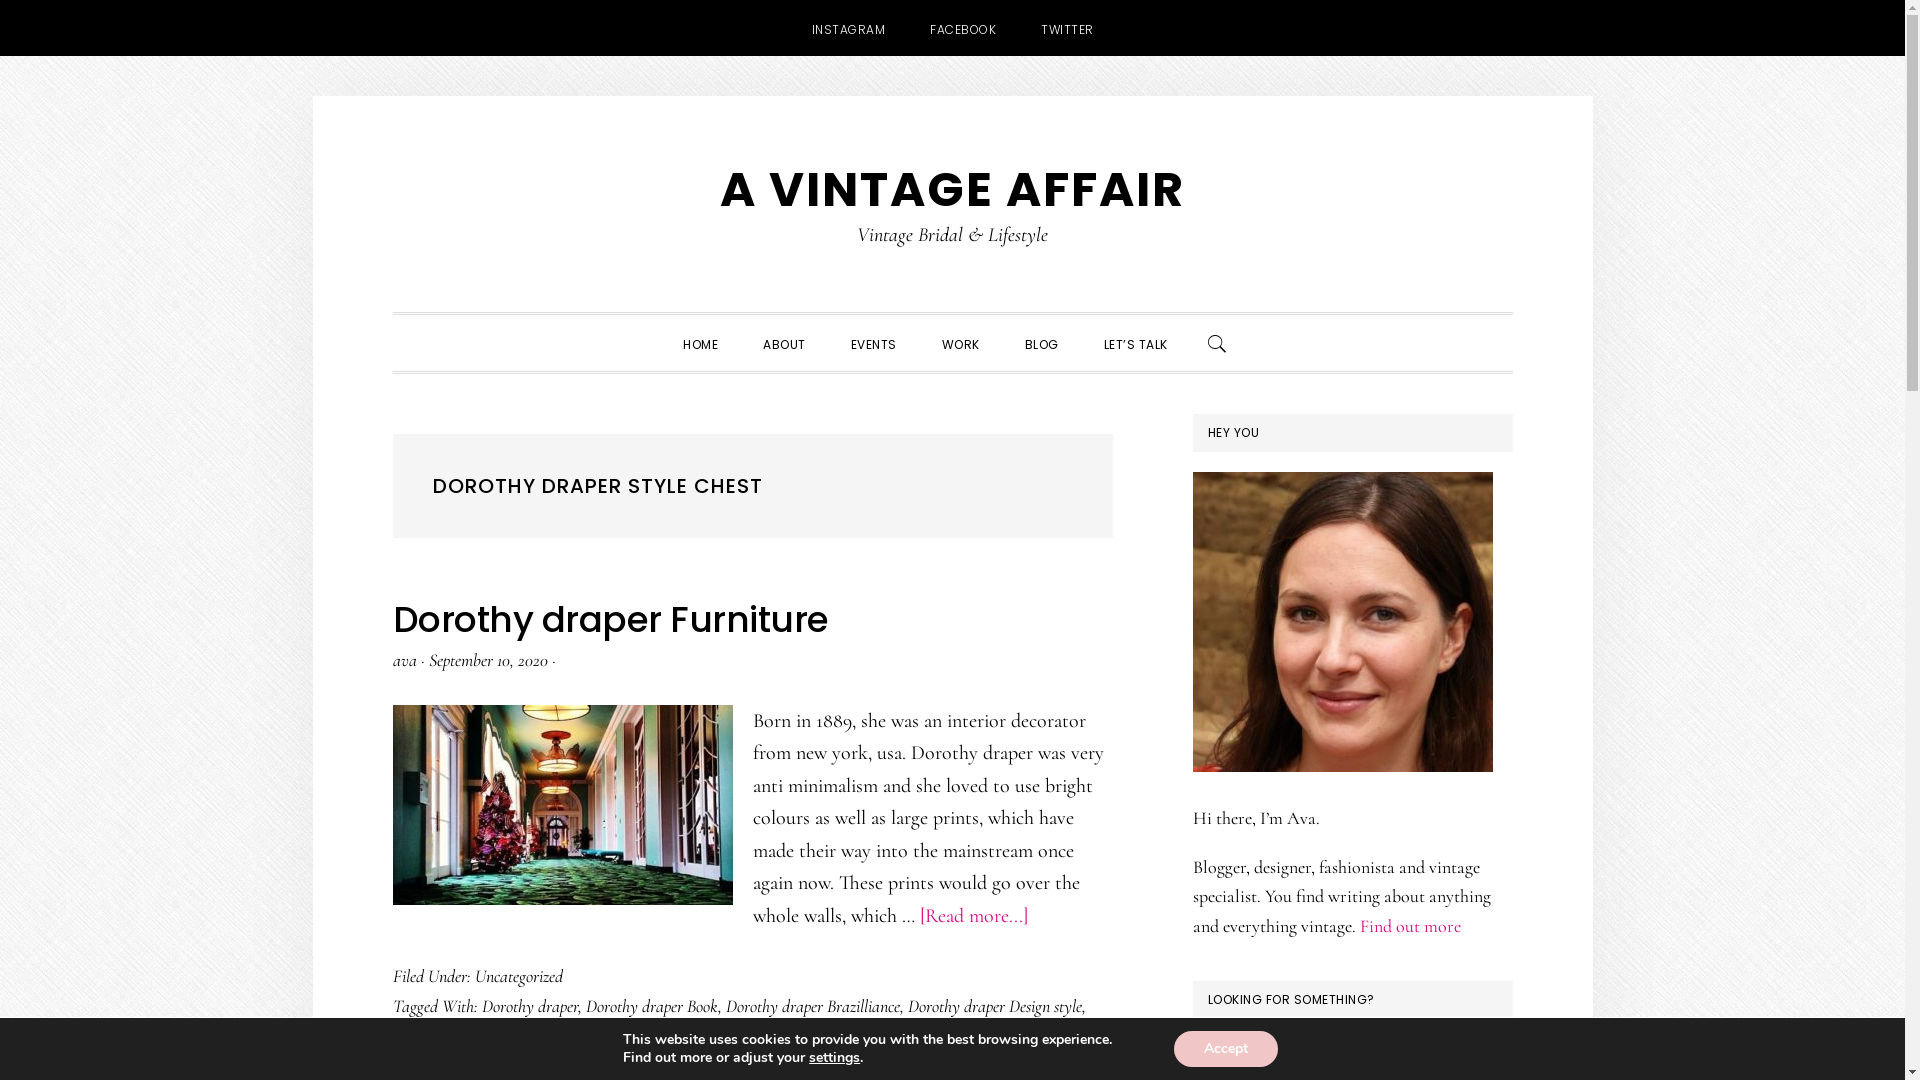  Describe the element at coordinates (1040, 341) in the screenshot. I see `'BLOG'` at that location.